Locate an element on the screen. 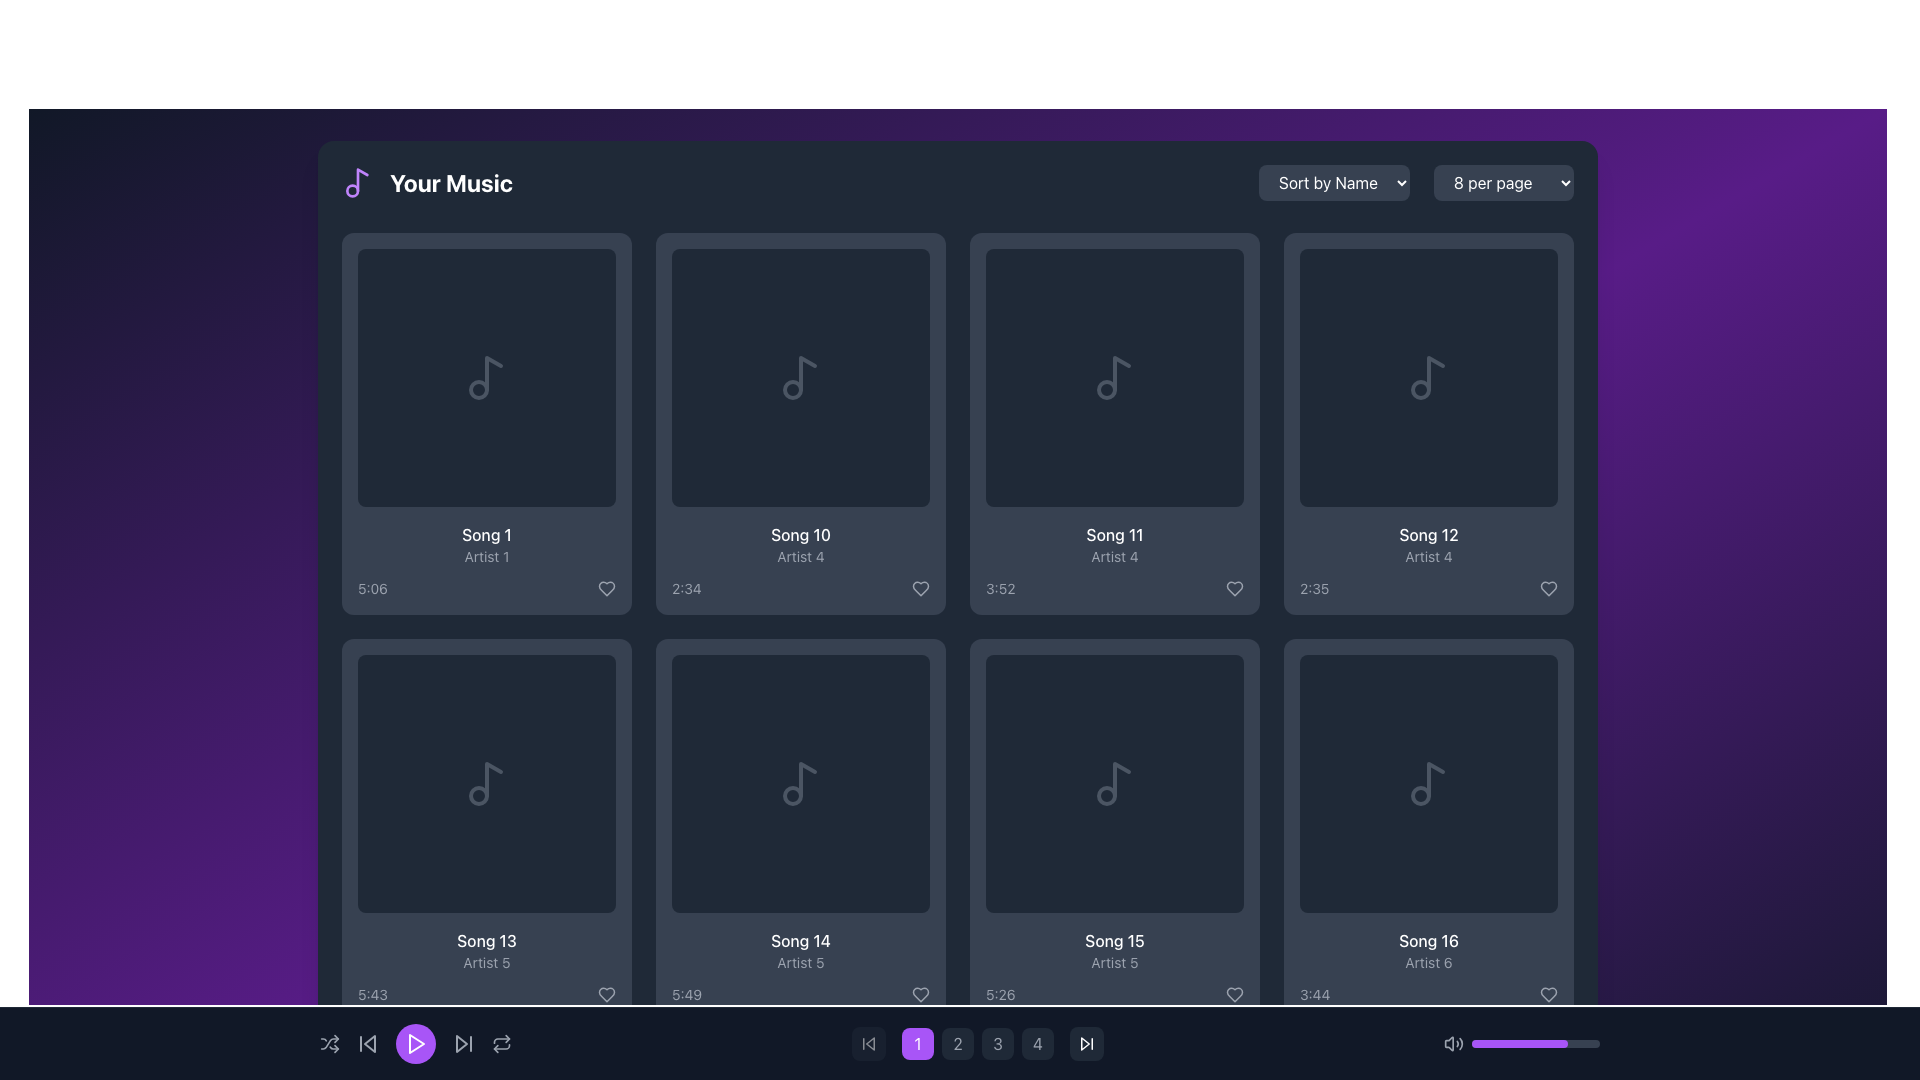 This screenshot has height=1080, width=1920. the text label indicating the duration of the song 'Song 15', located at the bottom of the card next to the heart icon is located at coordinates (1113, 995).